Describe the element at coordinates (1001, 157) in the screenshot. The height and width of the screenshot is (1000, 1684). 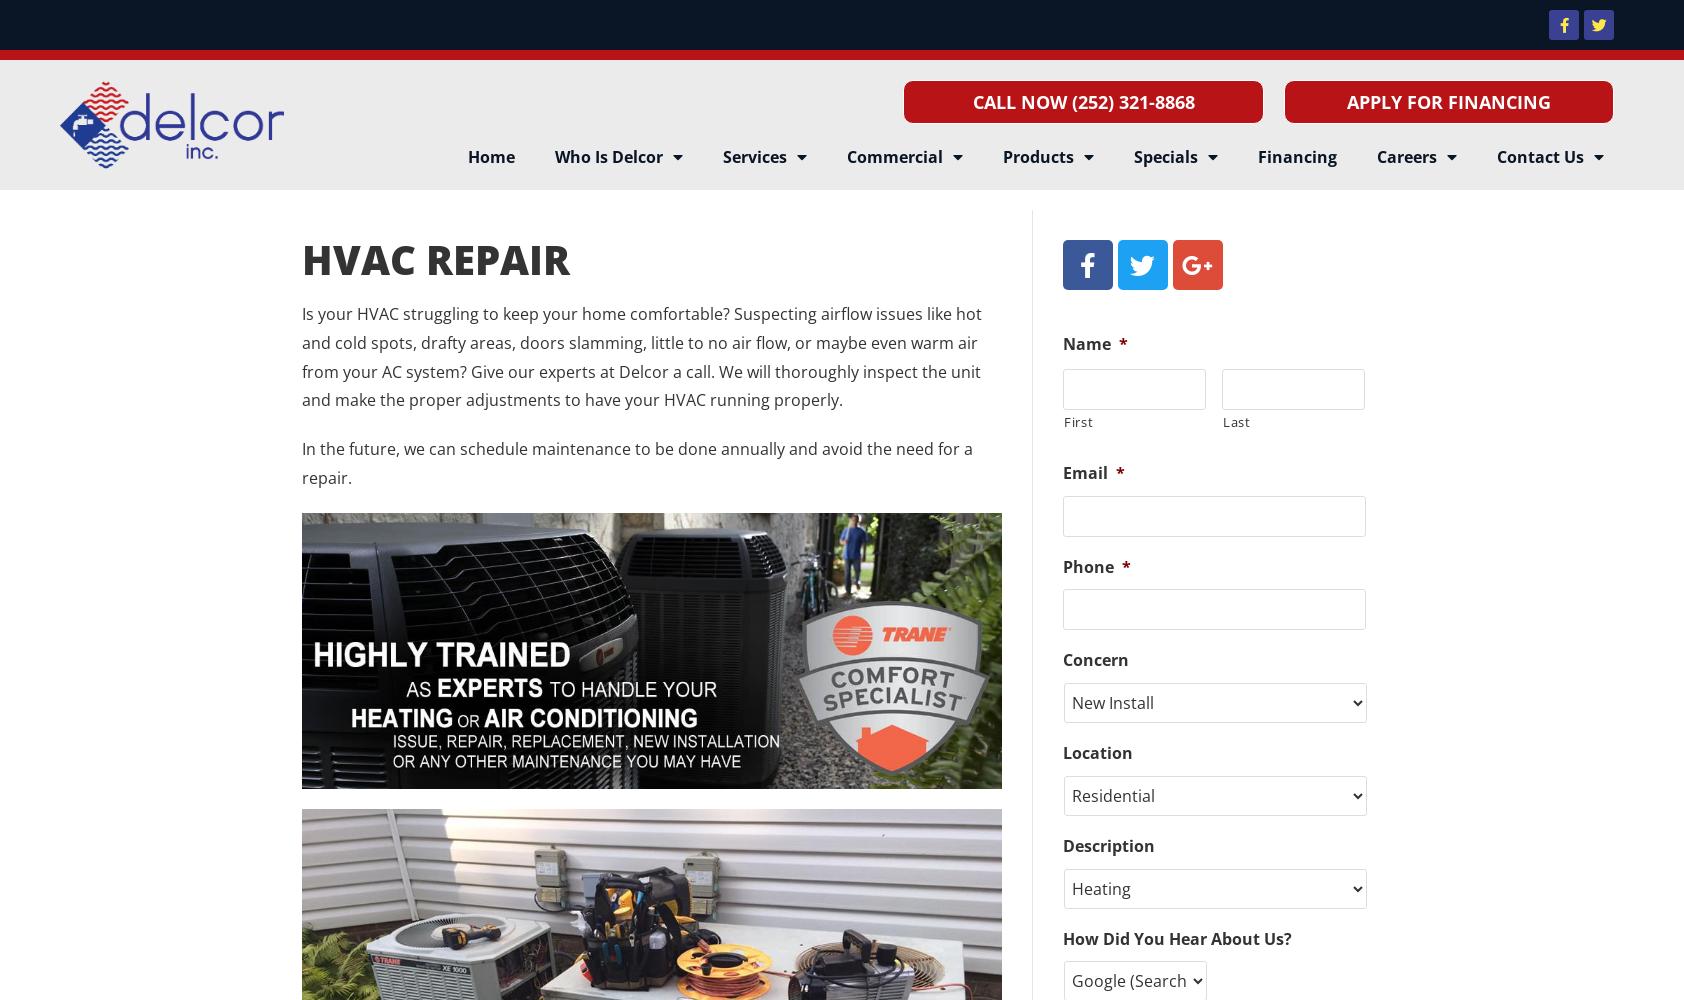
I see `'Products'` at that location.